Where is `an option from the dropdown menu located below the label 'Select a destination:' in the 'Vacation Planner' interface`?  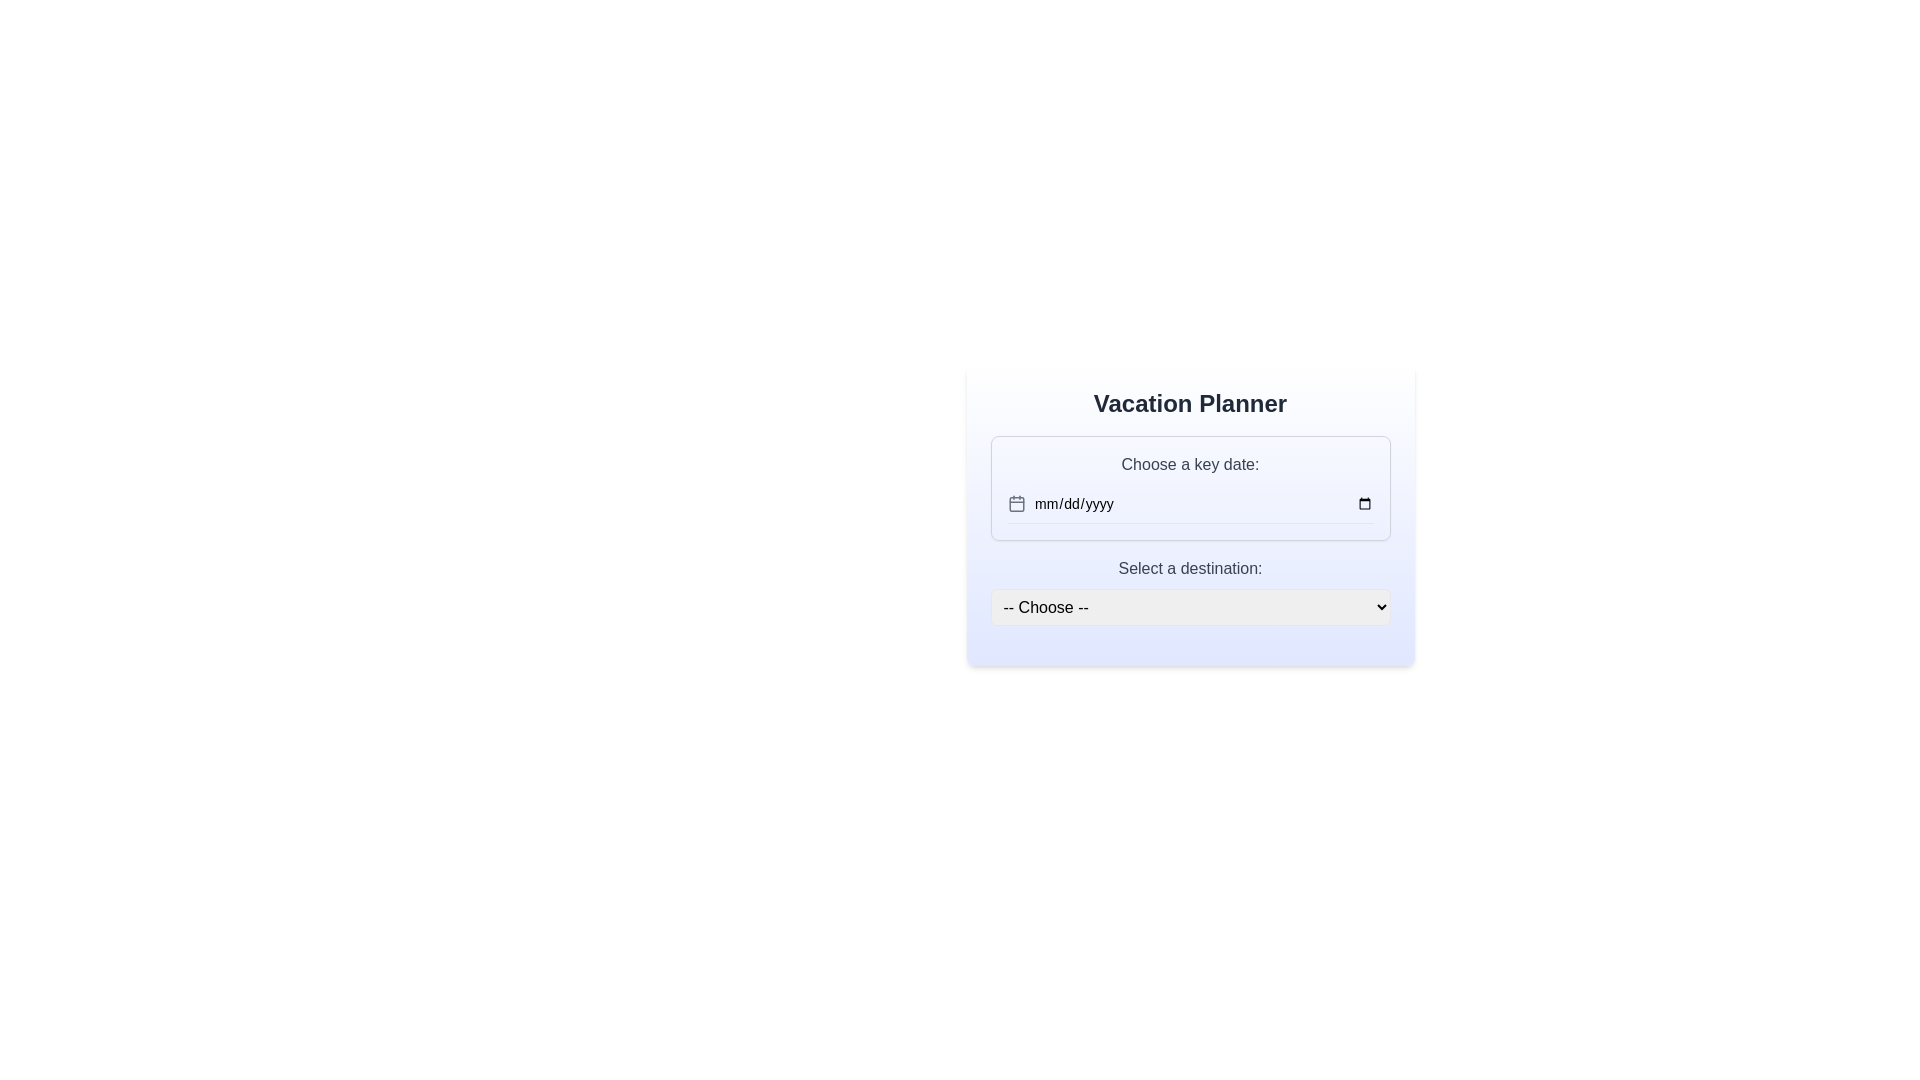 an option from the dropdown menu located below the label 'Select a destination:' in the 'Vacation Planner' interface is located at coordinates (1190, 590).